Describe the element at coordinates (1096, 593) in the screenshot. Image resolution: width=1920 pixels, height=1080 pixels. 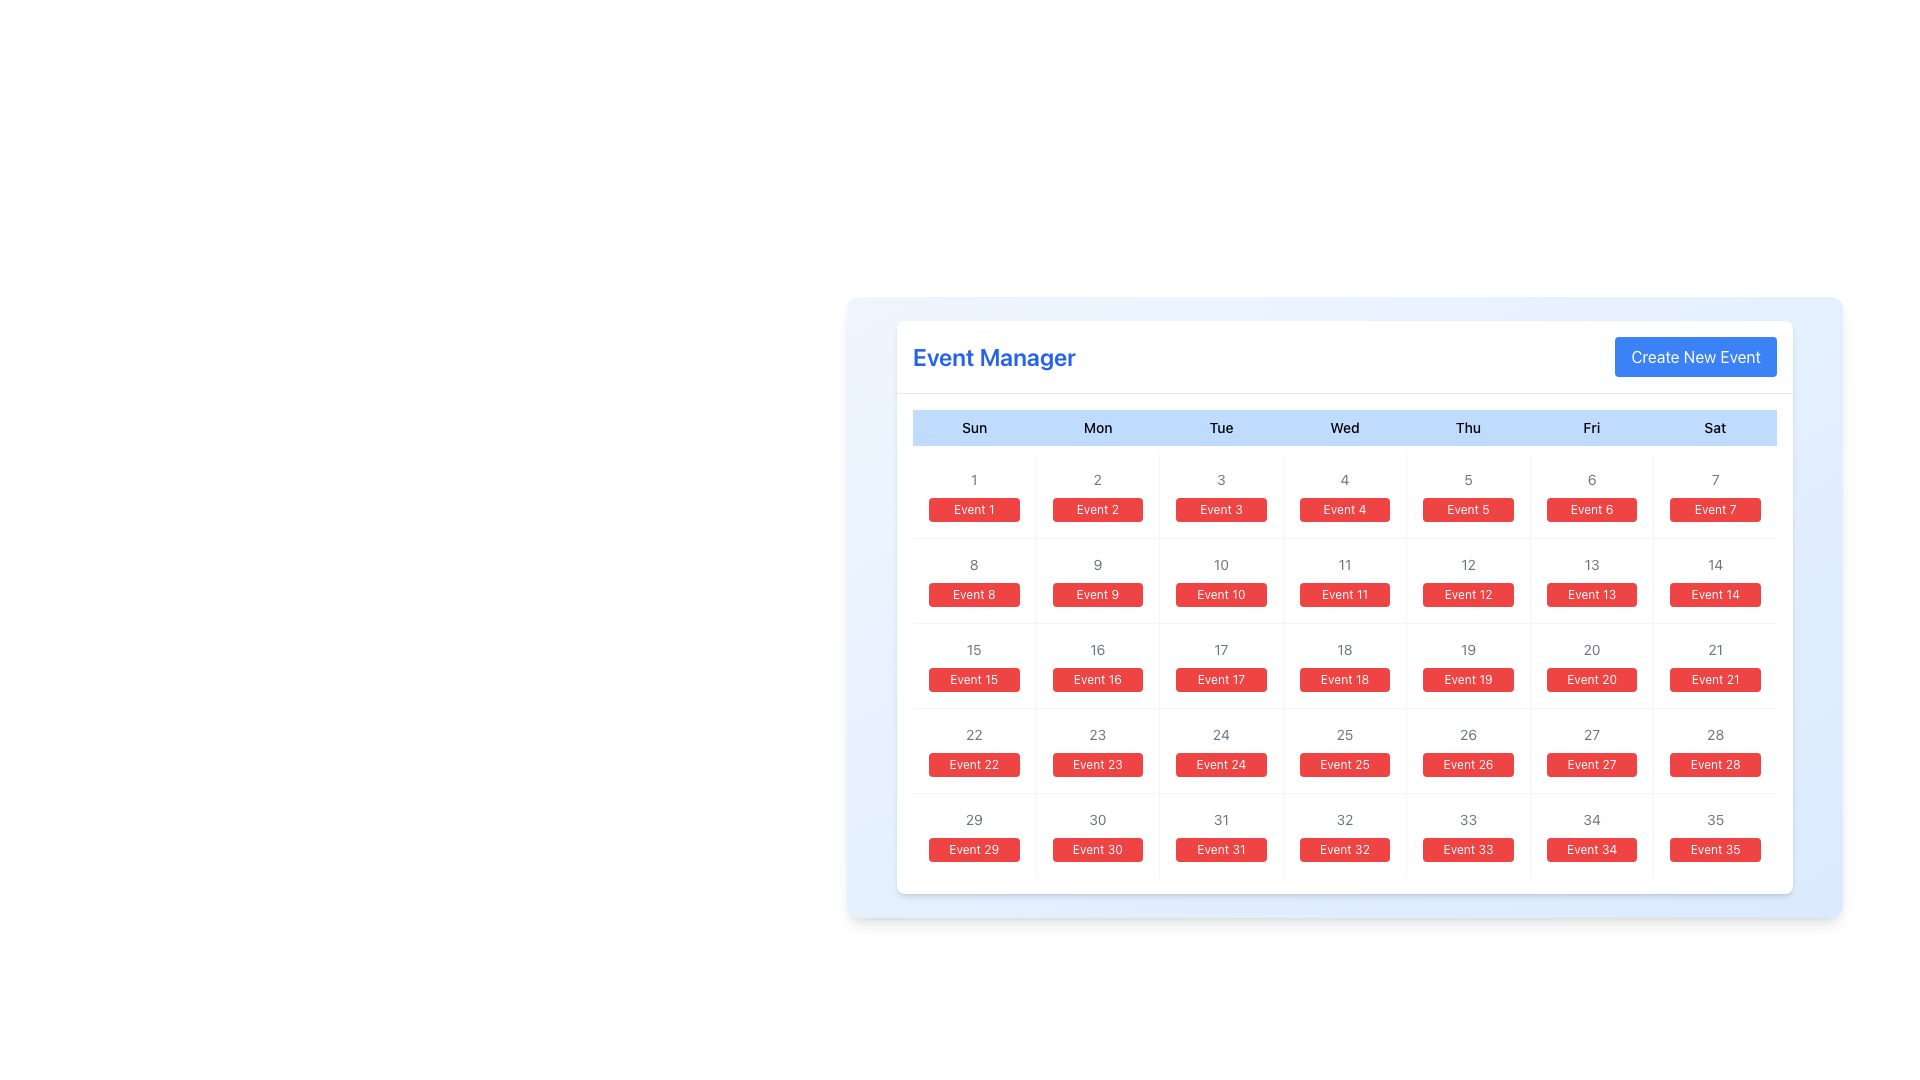
I see `the button representing the 9th day of the month in the calendar grid, positioned in the Tuesday column` at that location.